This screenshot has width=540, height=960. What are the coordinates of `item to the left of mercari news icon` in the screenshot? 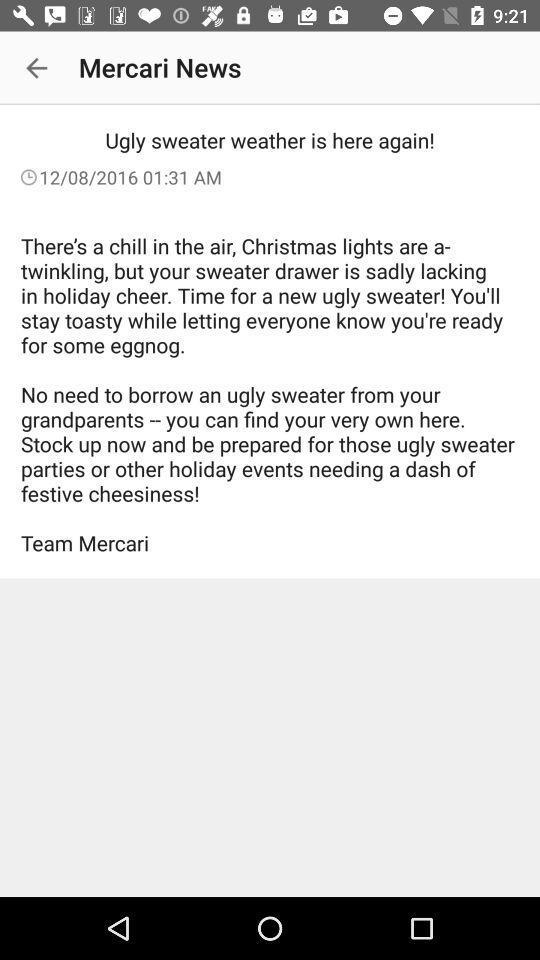 It's located at (36, 68).